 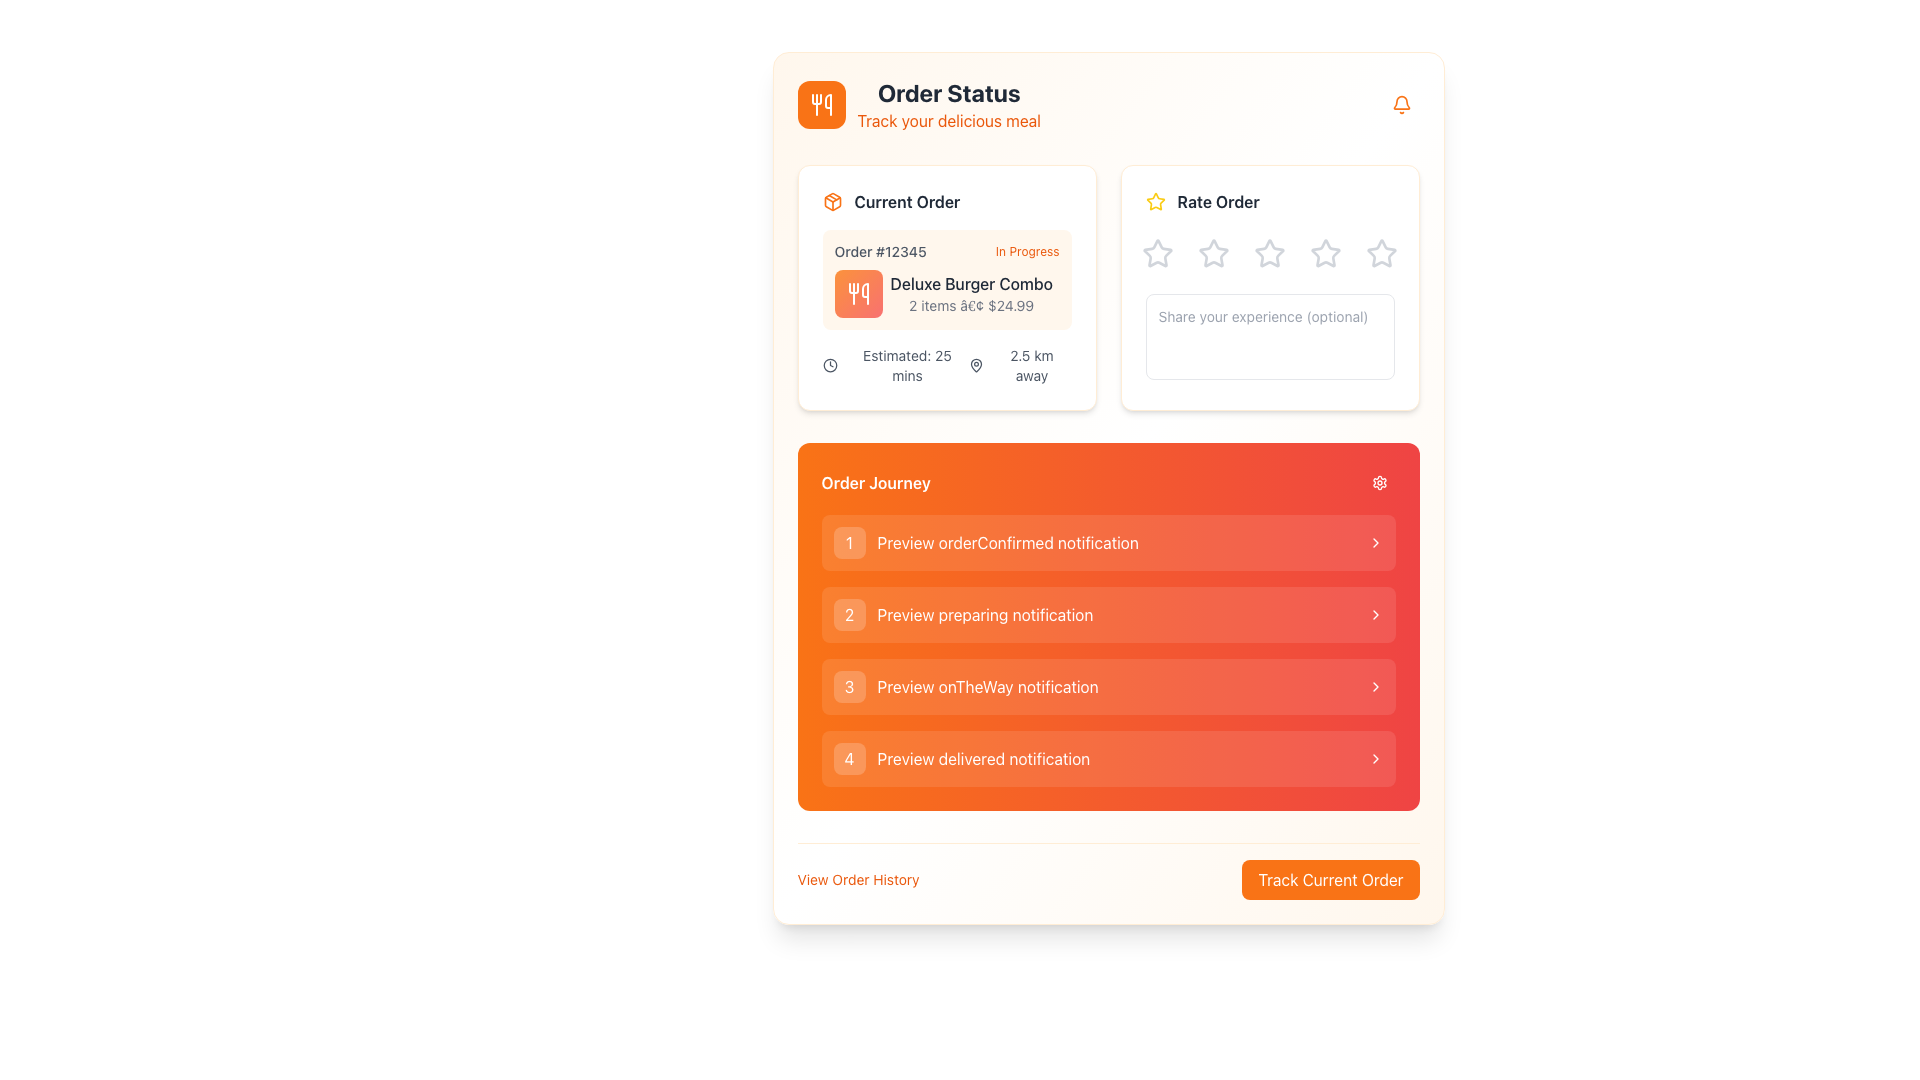 What do you see at coordinates (1107, 613) in the screenshot?
I see `the second list item under the 'Order Journey' section` at bounding box center [1107, 613].